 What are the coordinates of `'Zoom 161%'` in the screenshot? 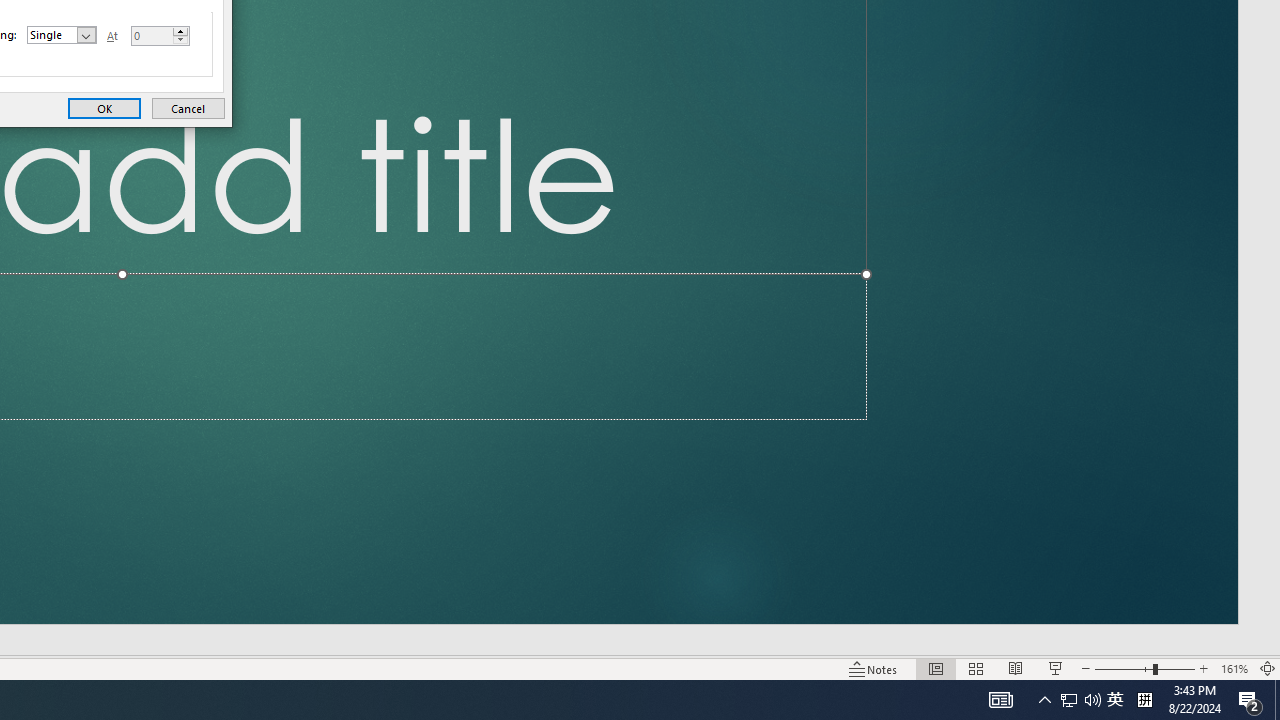 It's located at (1233, 669).